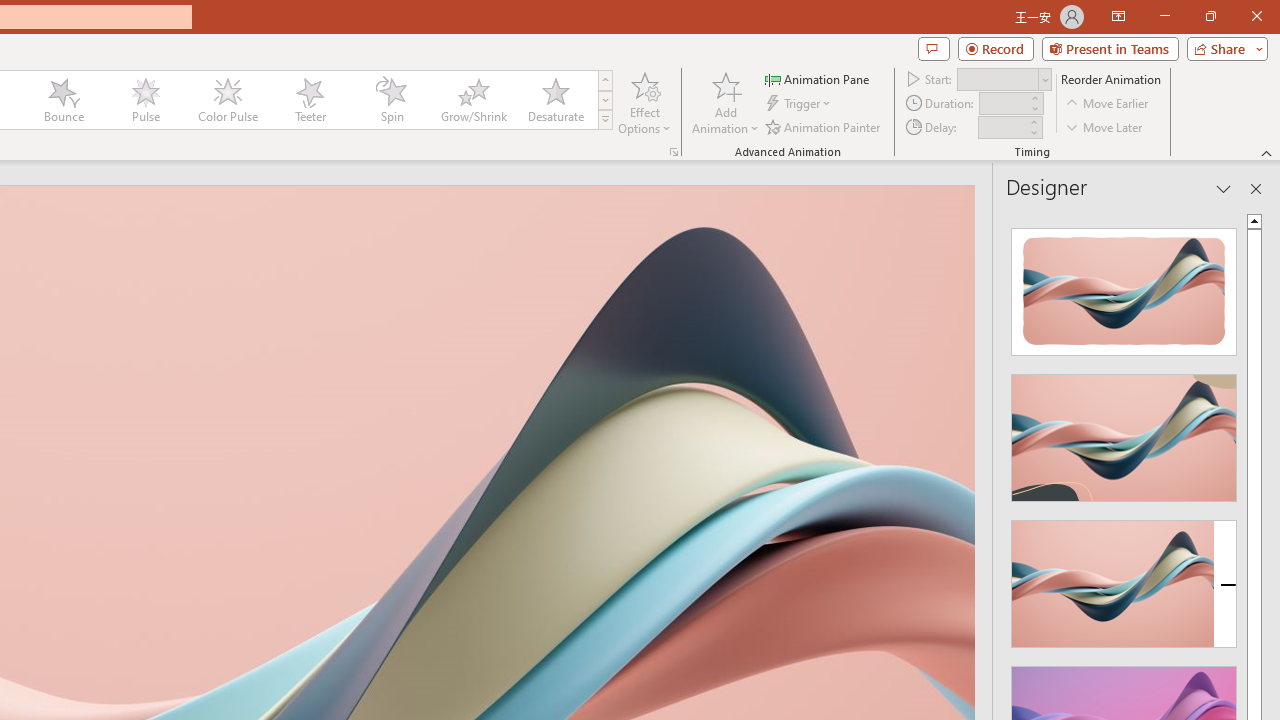 This screenshot has height=720, width=1280. What do you see at coordinates (308, 100) in the screenshot?
I see `'Teeter'` at bounding box center [308, 100].